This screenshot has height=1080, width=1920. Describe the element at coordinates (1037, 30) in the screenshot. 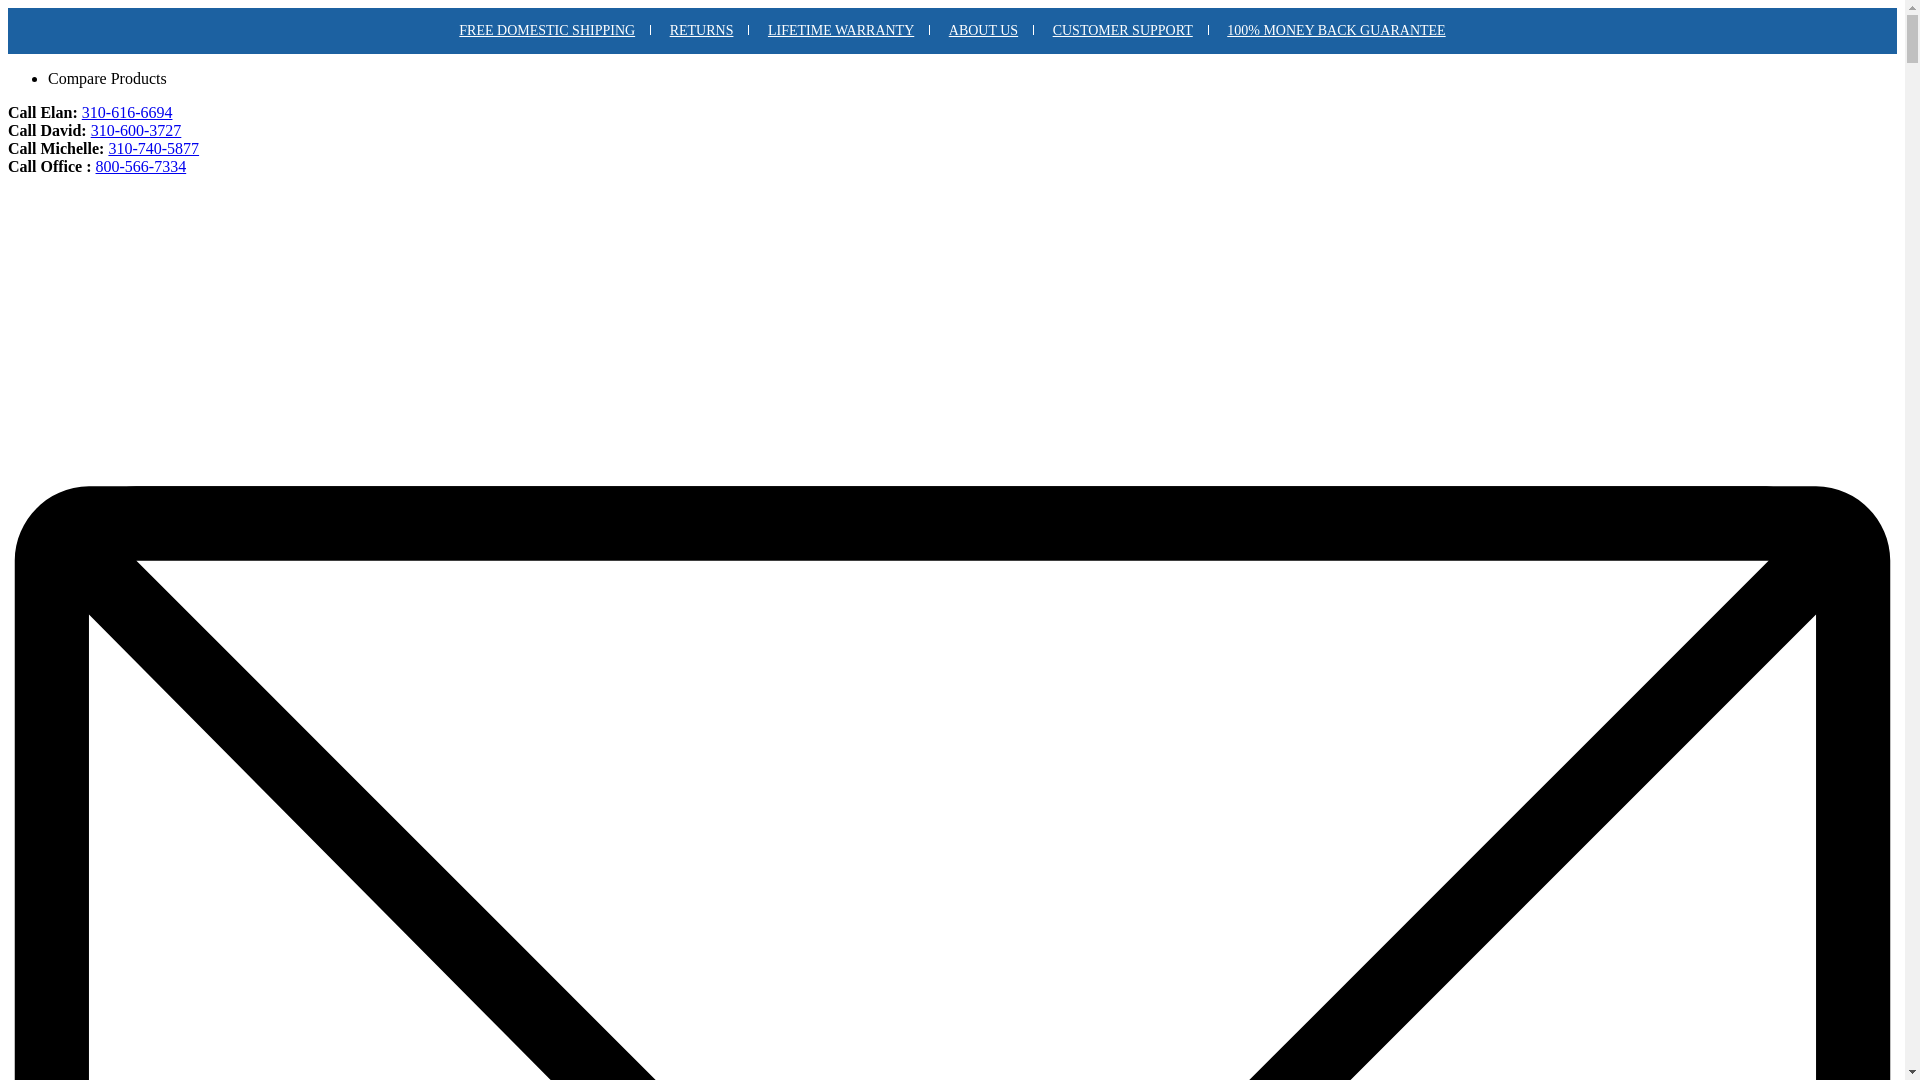

I see `'CUSTOMER SUPPORT'` at that location.